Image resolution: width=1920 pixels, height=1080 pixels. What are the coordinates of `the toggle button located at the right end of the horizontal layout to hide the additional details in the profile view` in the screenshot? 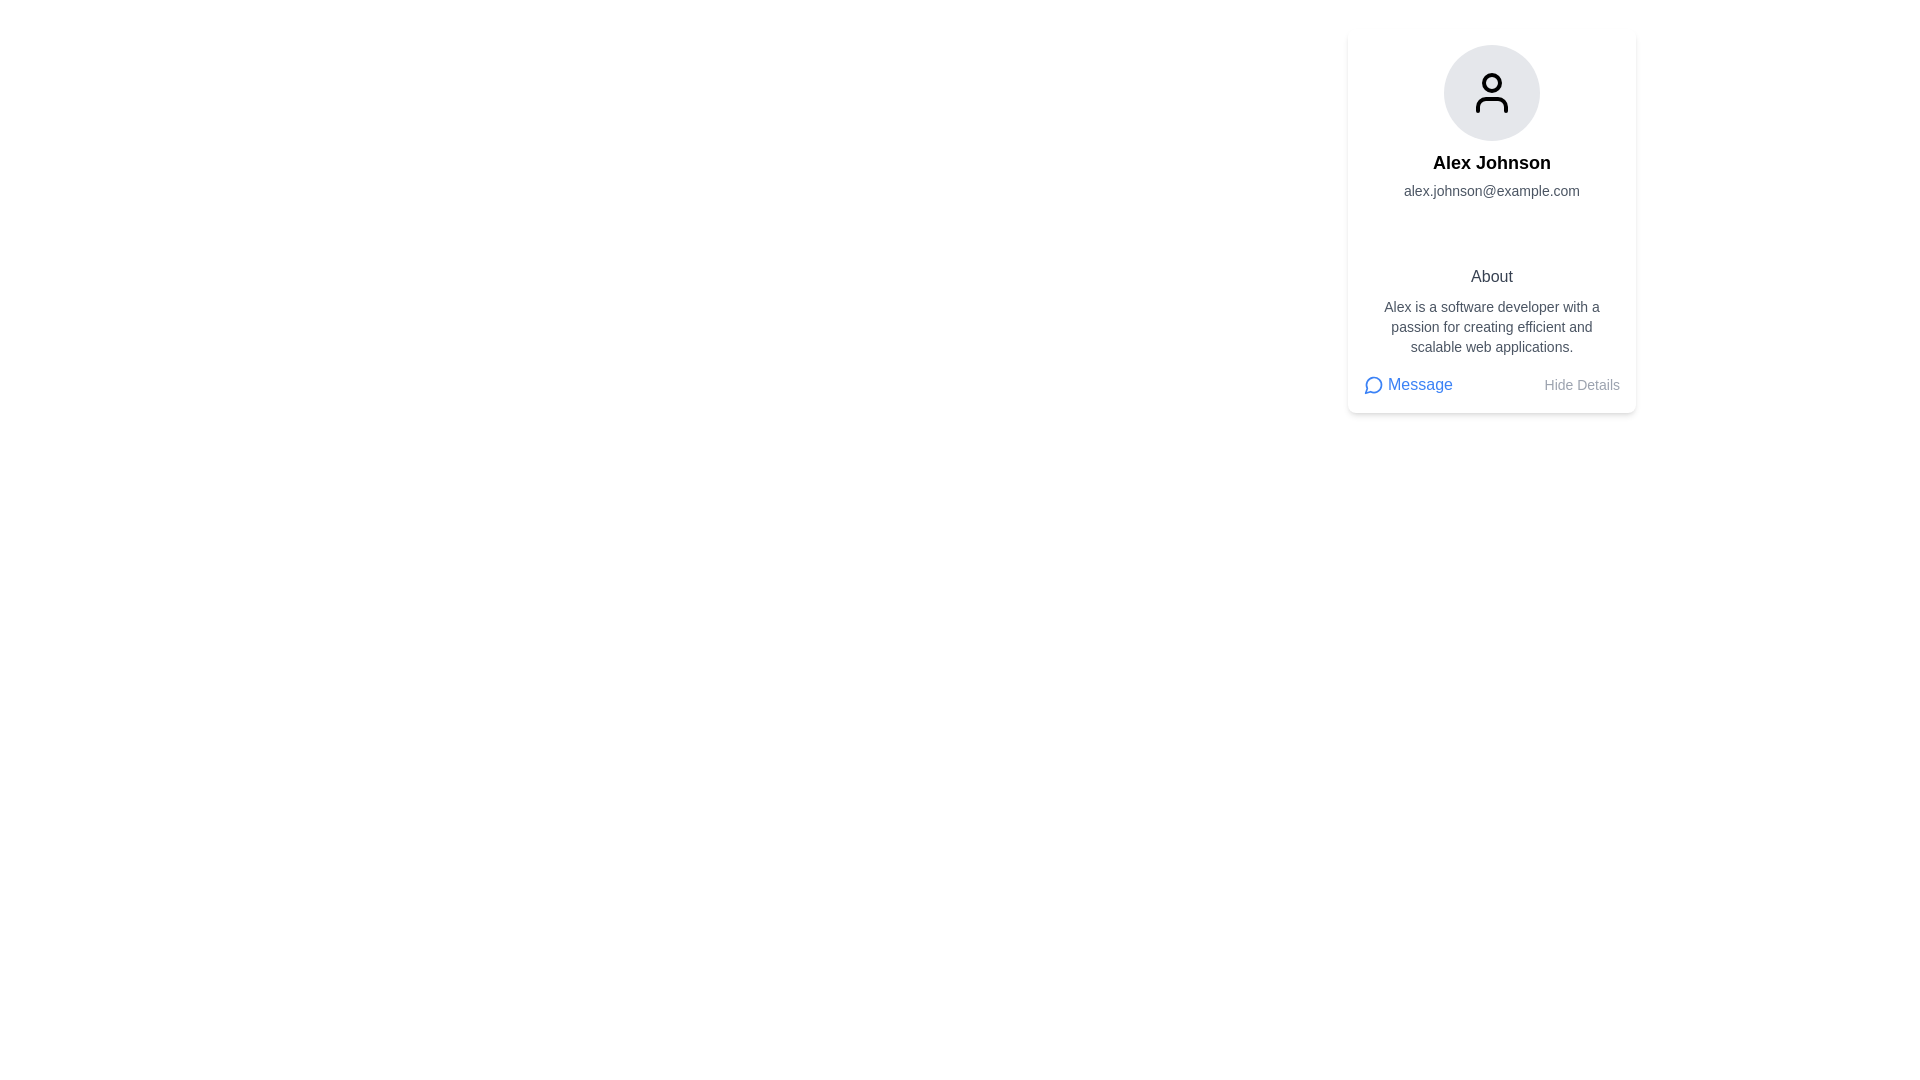 It's located at (1581, 385).